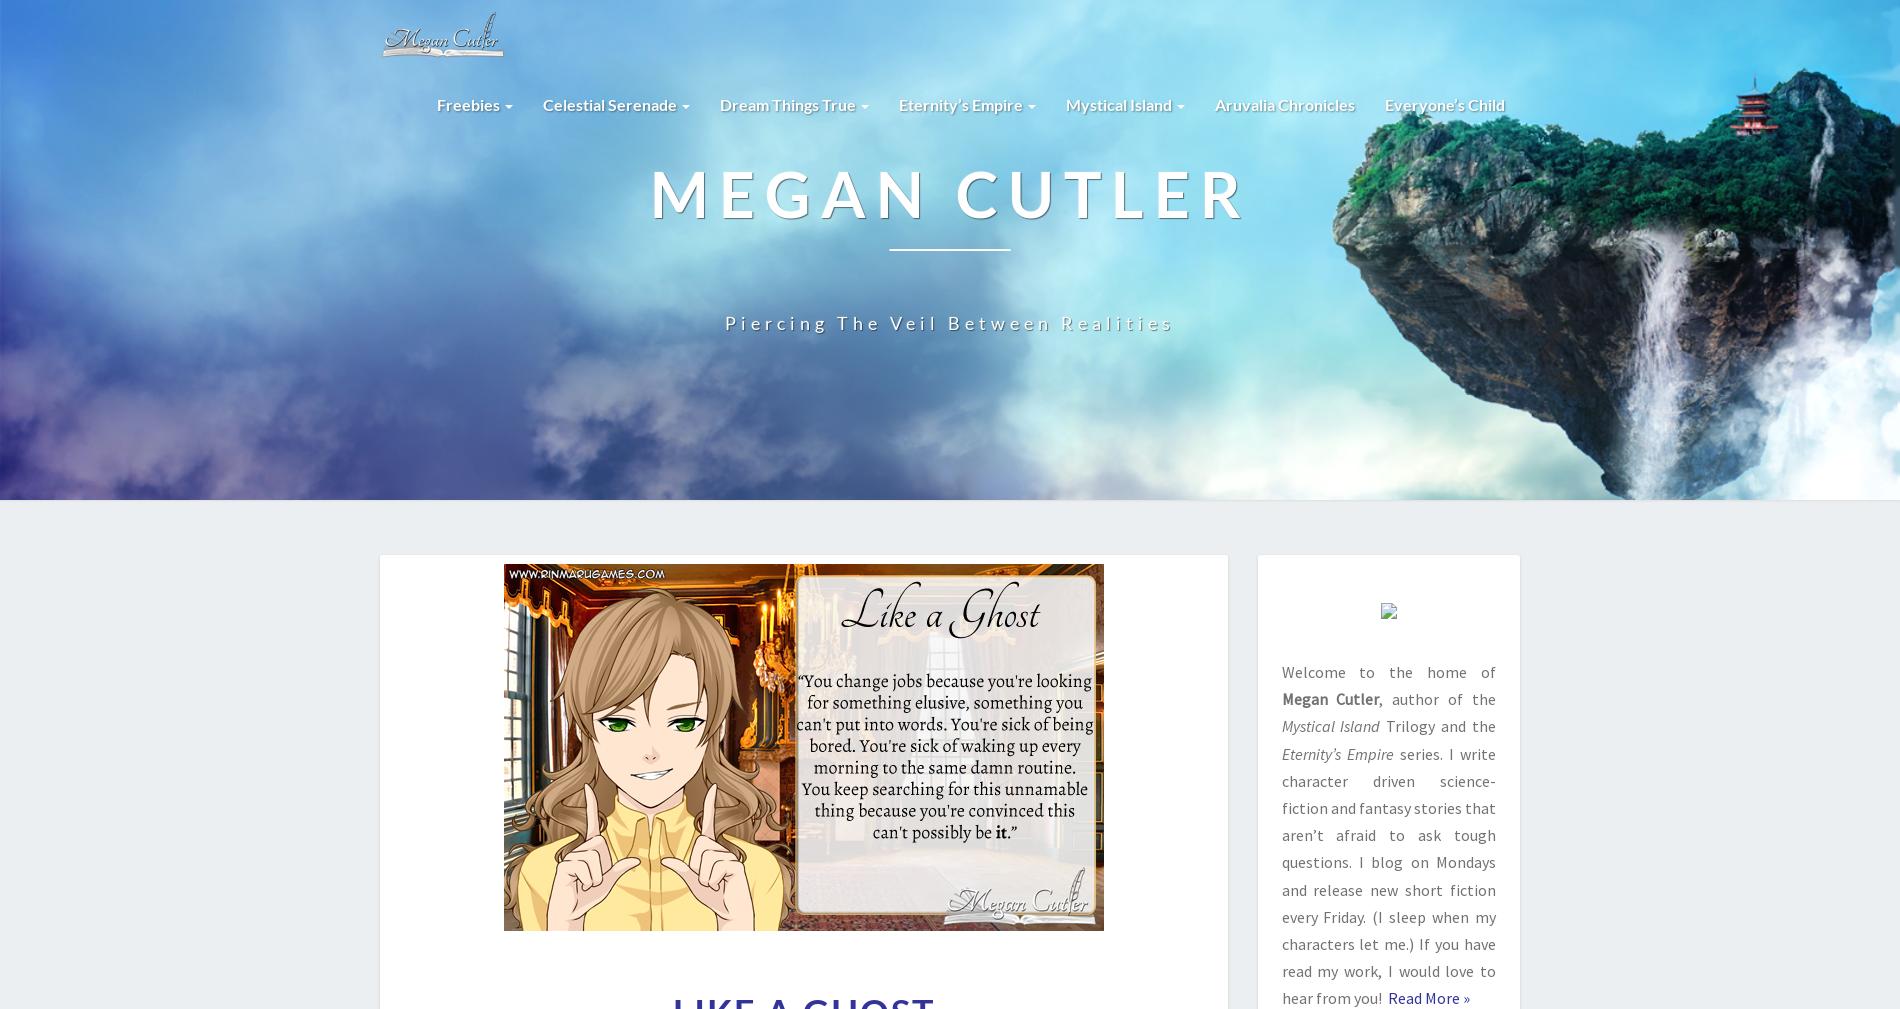 This screenshot has width=1900, height=1009. I want to click on 'Freebies', so click(436, 103).